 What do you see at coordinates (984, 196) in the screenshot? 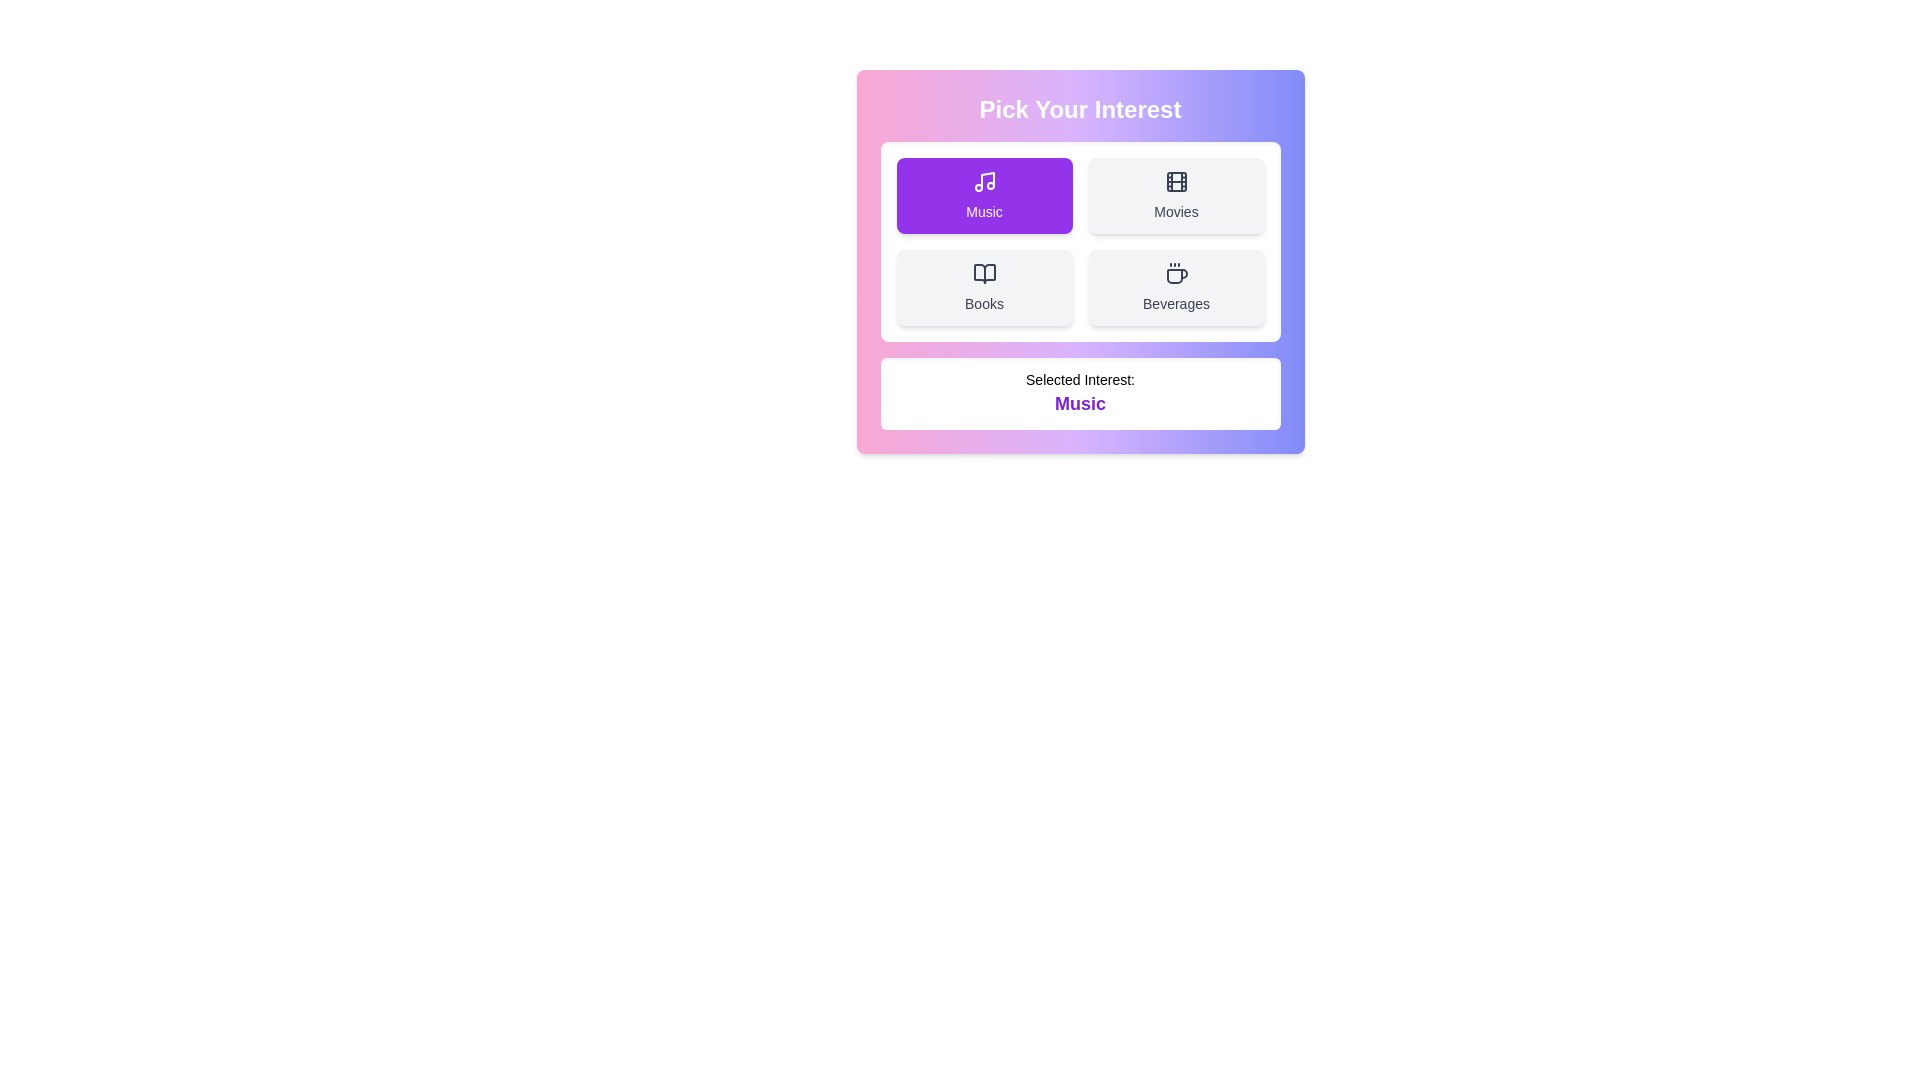
I see `the button corresponding to the interest Music` at bounding box center [984, 196].